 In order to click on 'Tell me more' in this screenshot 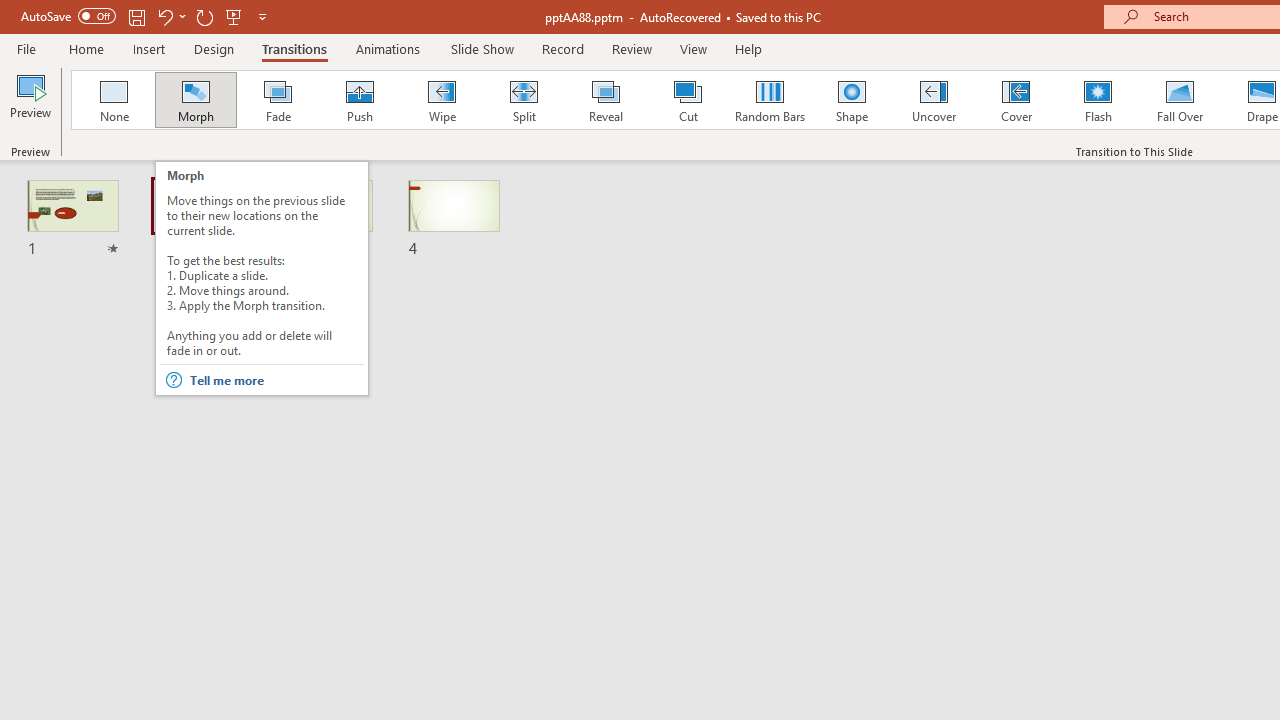, I will do `click(274, 380)`.